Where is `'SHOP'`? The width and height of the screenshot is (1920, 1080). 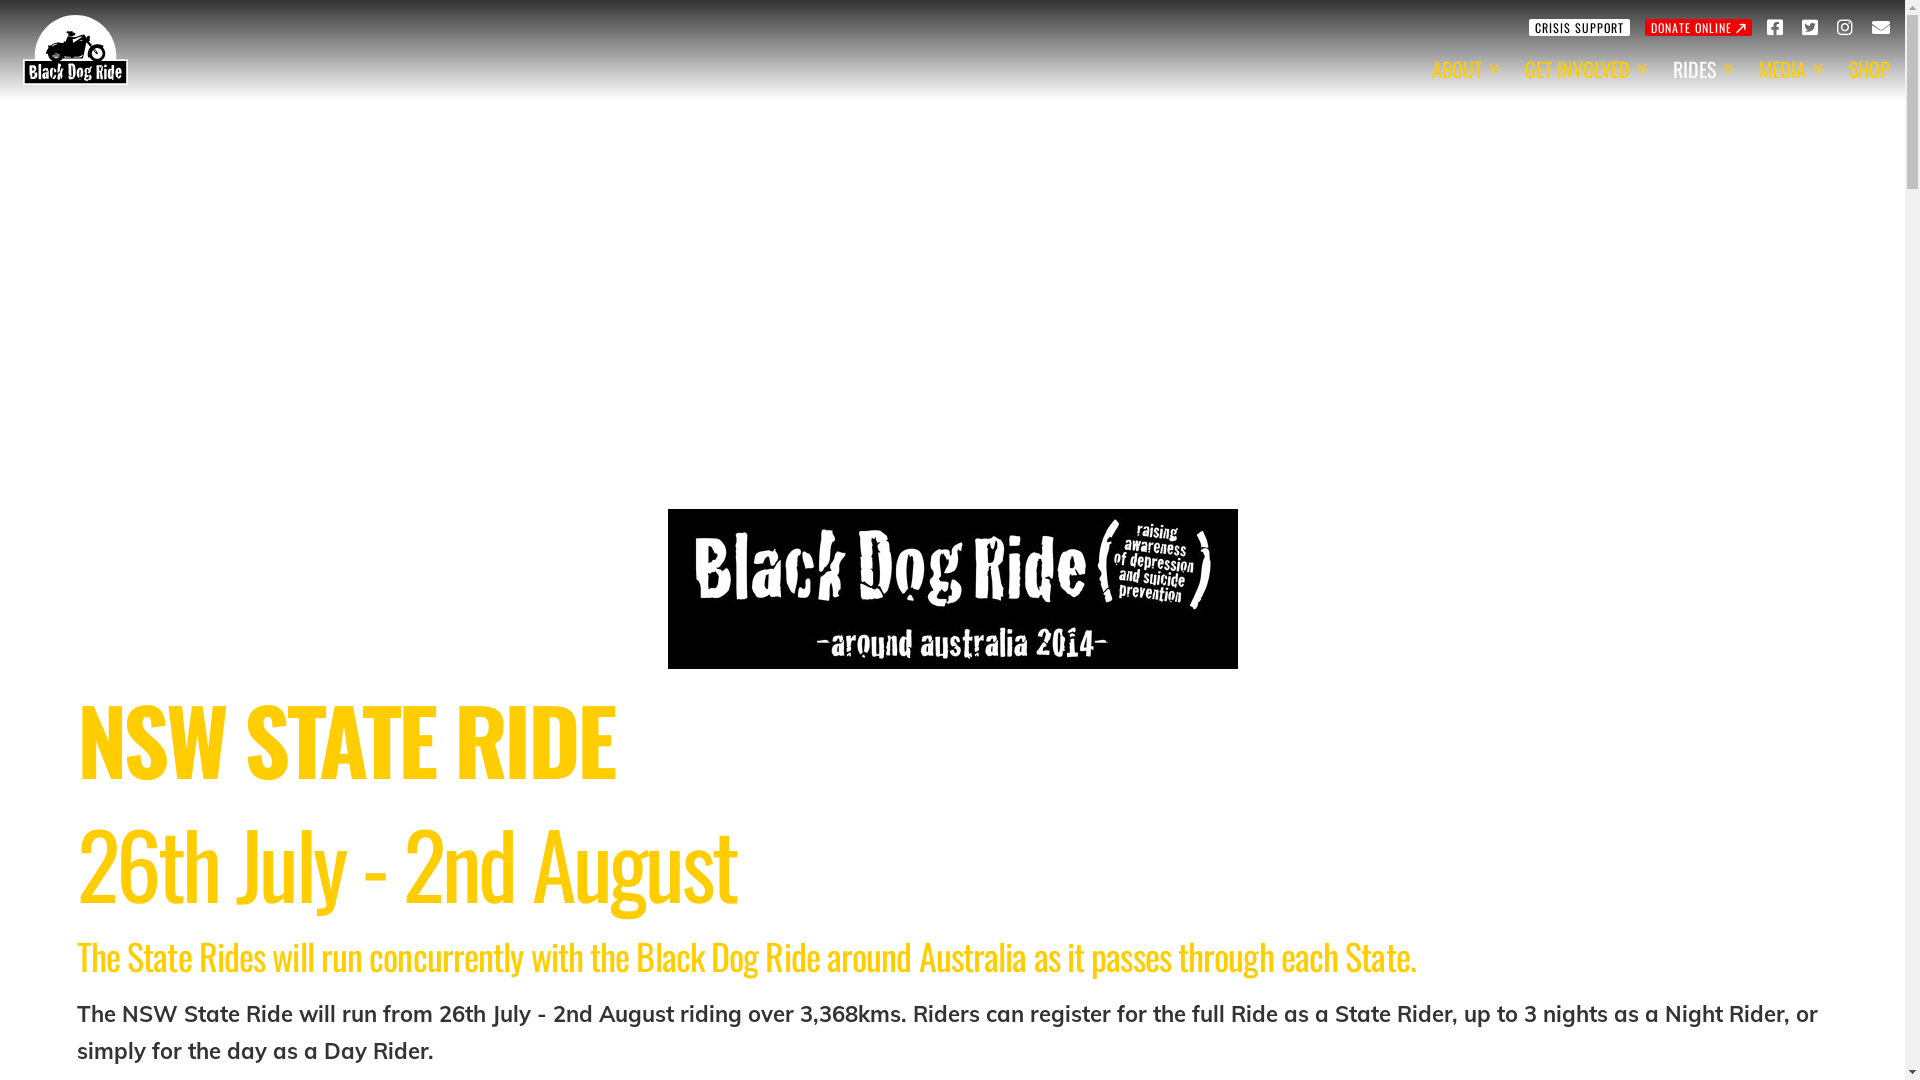 'SHOP' is located at coordinates (1868, 68).